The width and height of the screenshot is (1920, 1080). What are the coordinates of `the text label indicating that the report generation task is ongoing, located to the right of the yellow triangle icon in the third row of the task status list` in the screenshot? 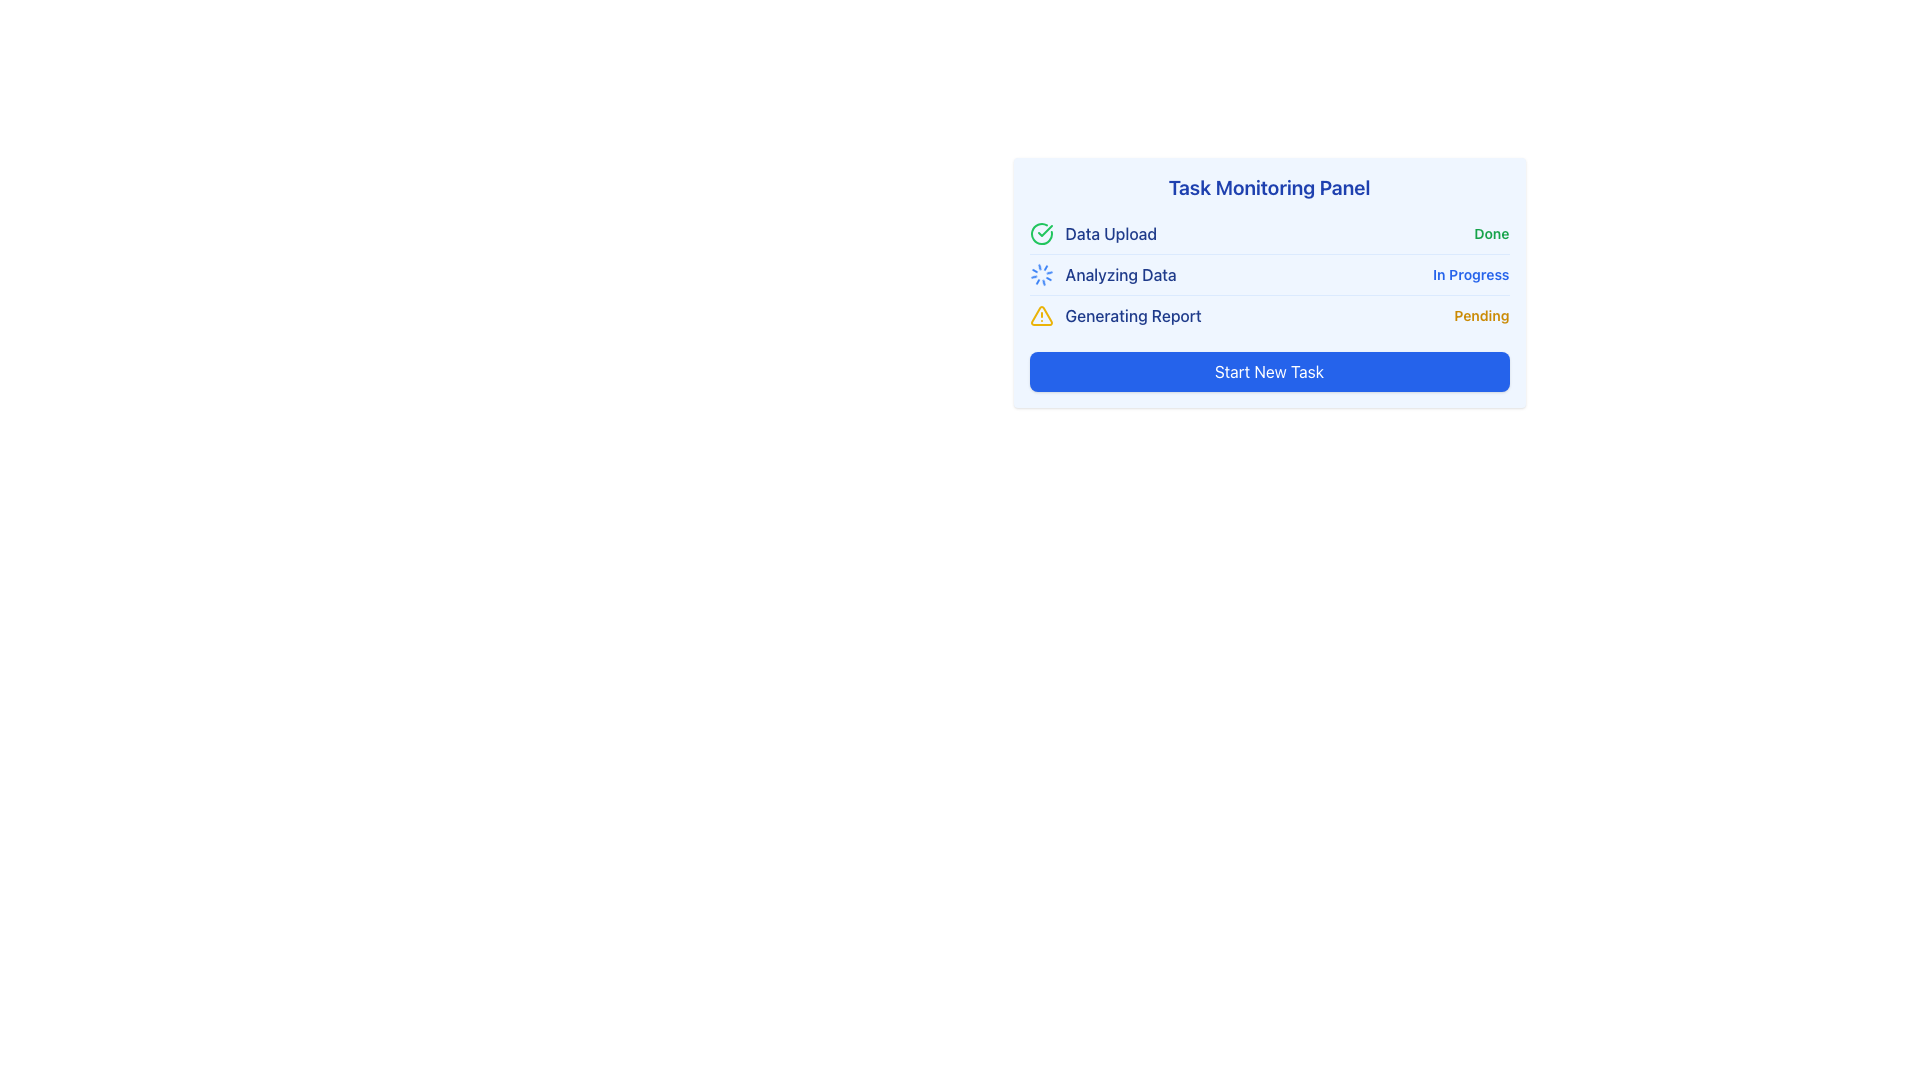 It's located at (1133, 315).